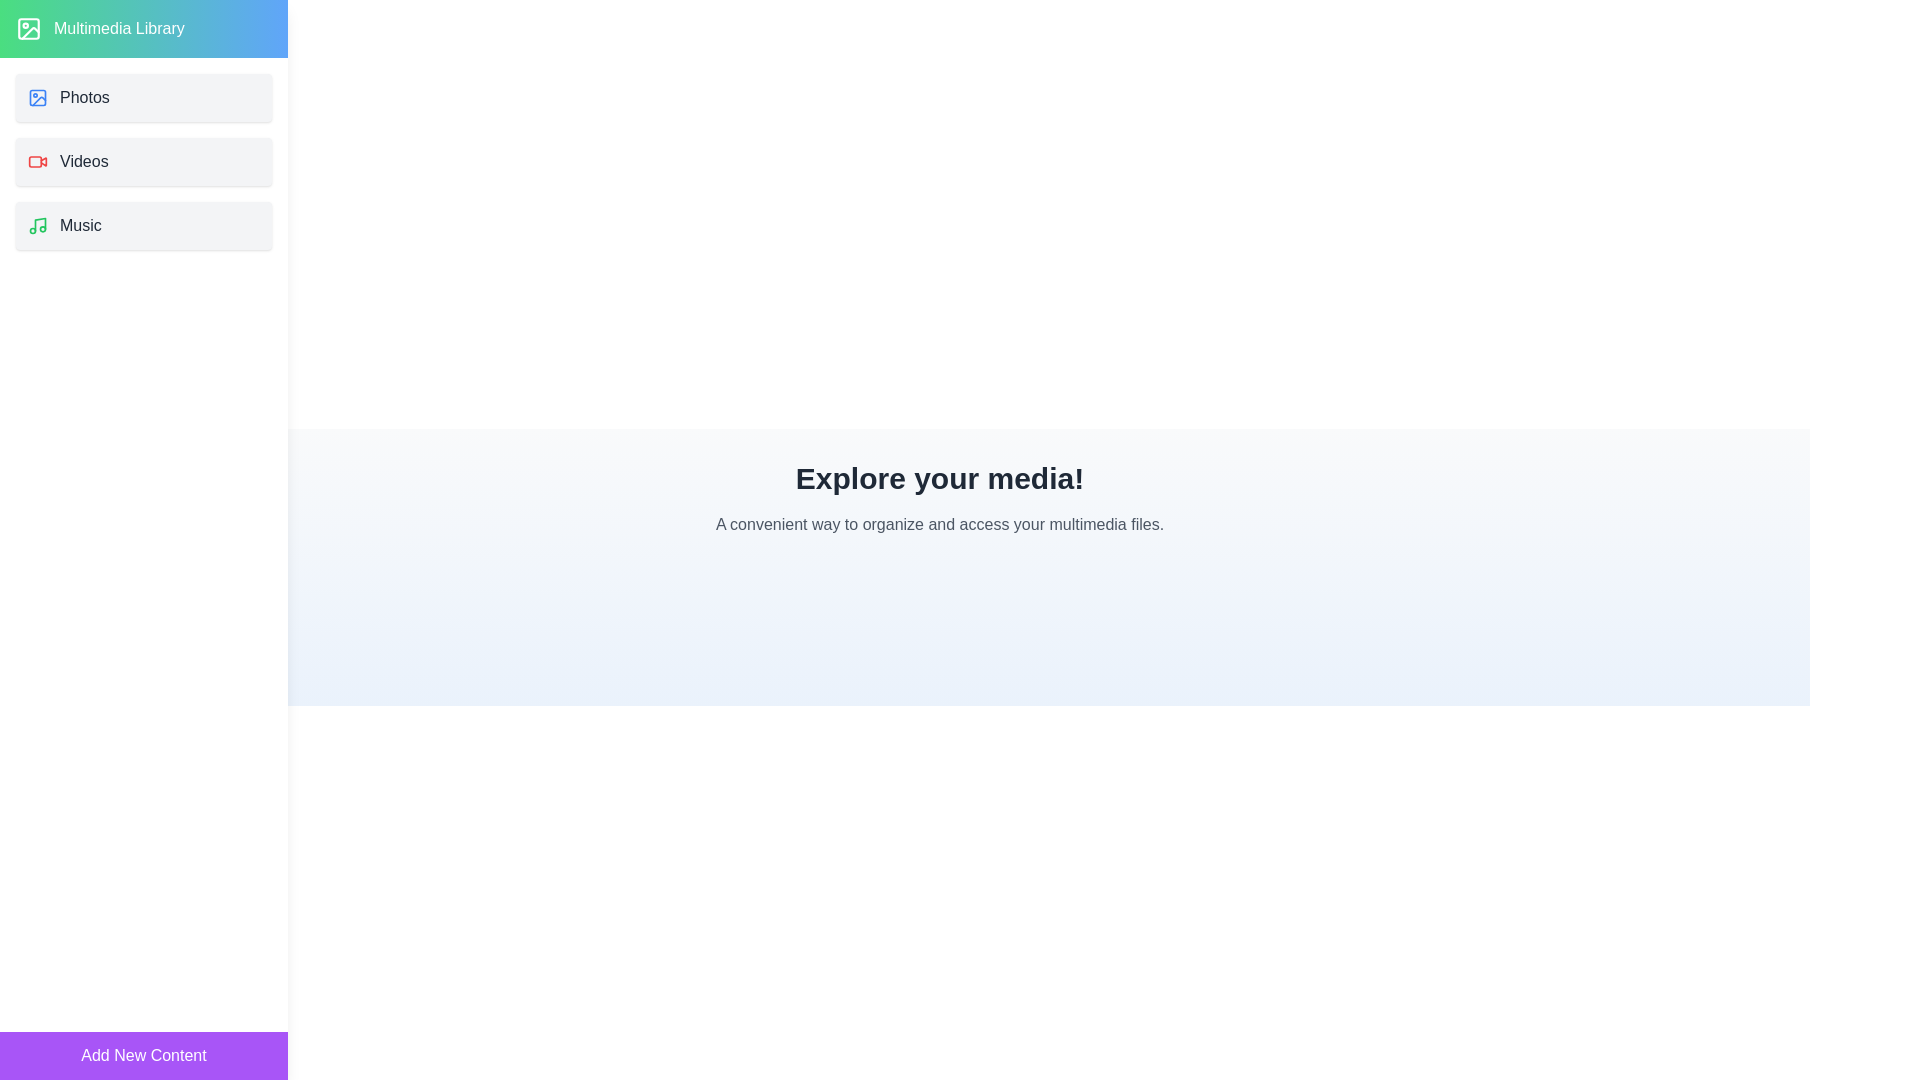 The image size is (1920, 1080). I want to click on the category 'Videos' to select it, so click(143, 161).